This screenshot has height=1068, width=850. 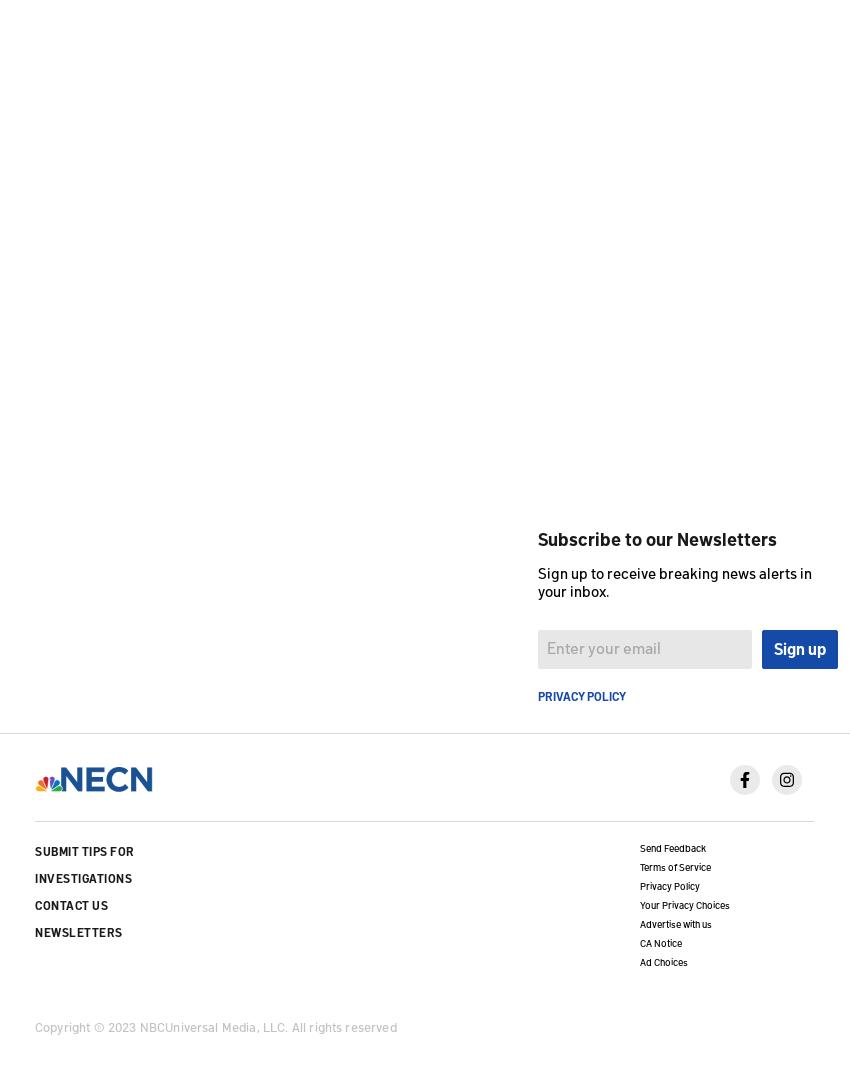 I want to click on 'Your Privacy Choices', so click(x=682, y=903).